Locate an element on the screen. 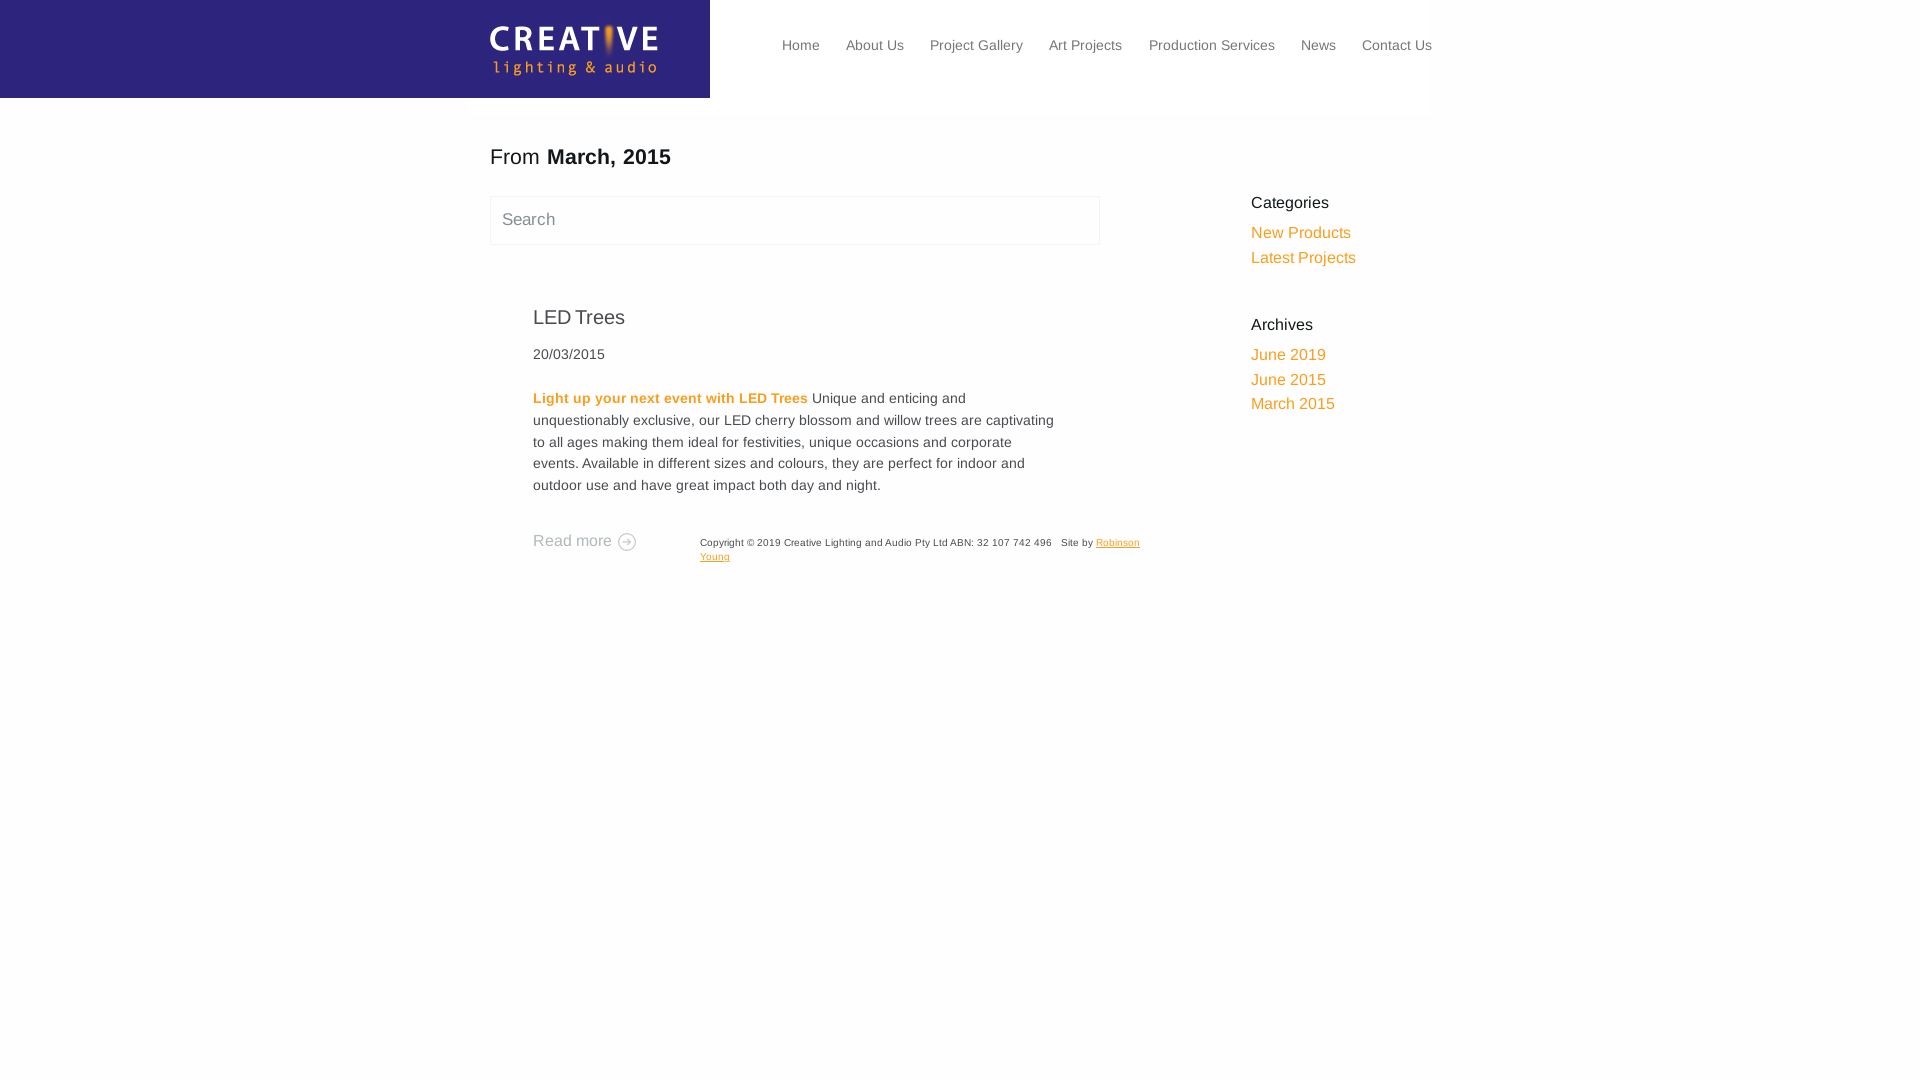  'Project Gallery' is located at coordinates (976, 45).